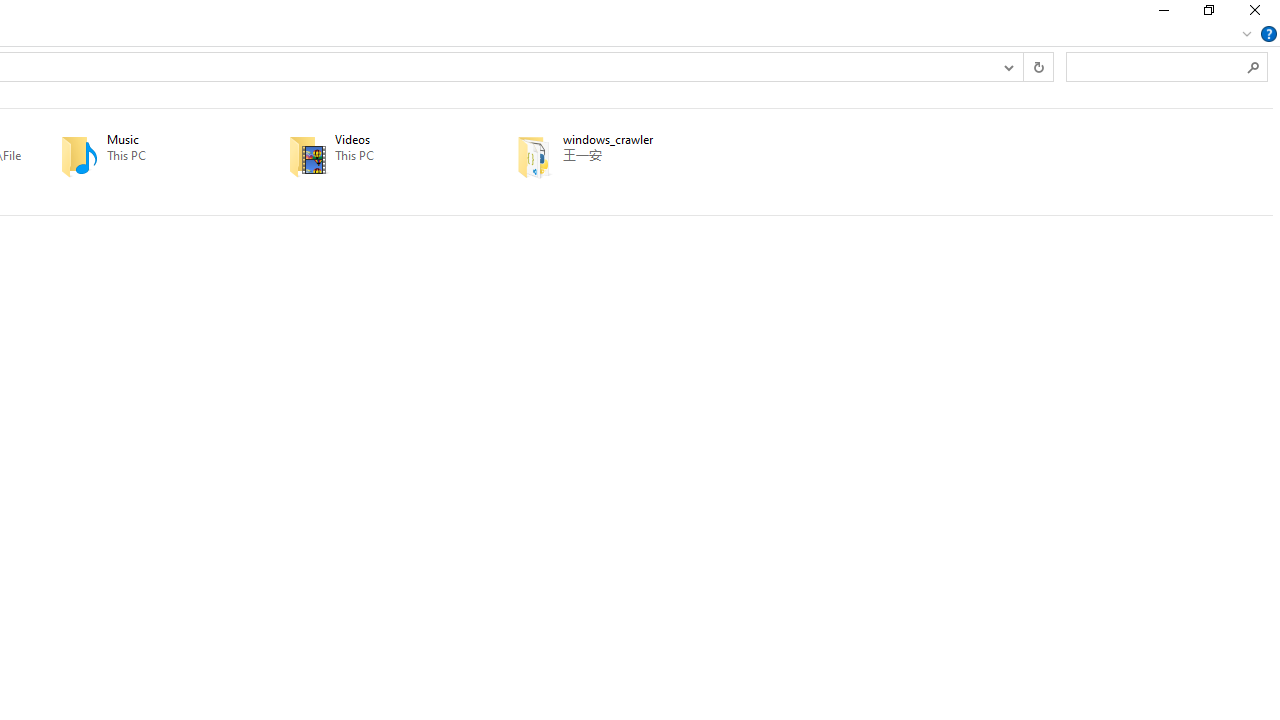 The height and width of the screenshot is (720, 1280). I want to click on 'Help', so click(1268, 33).